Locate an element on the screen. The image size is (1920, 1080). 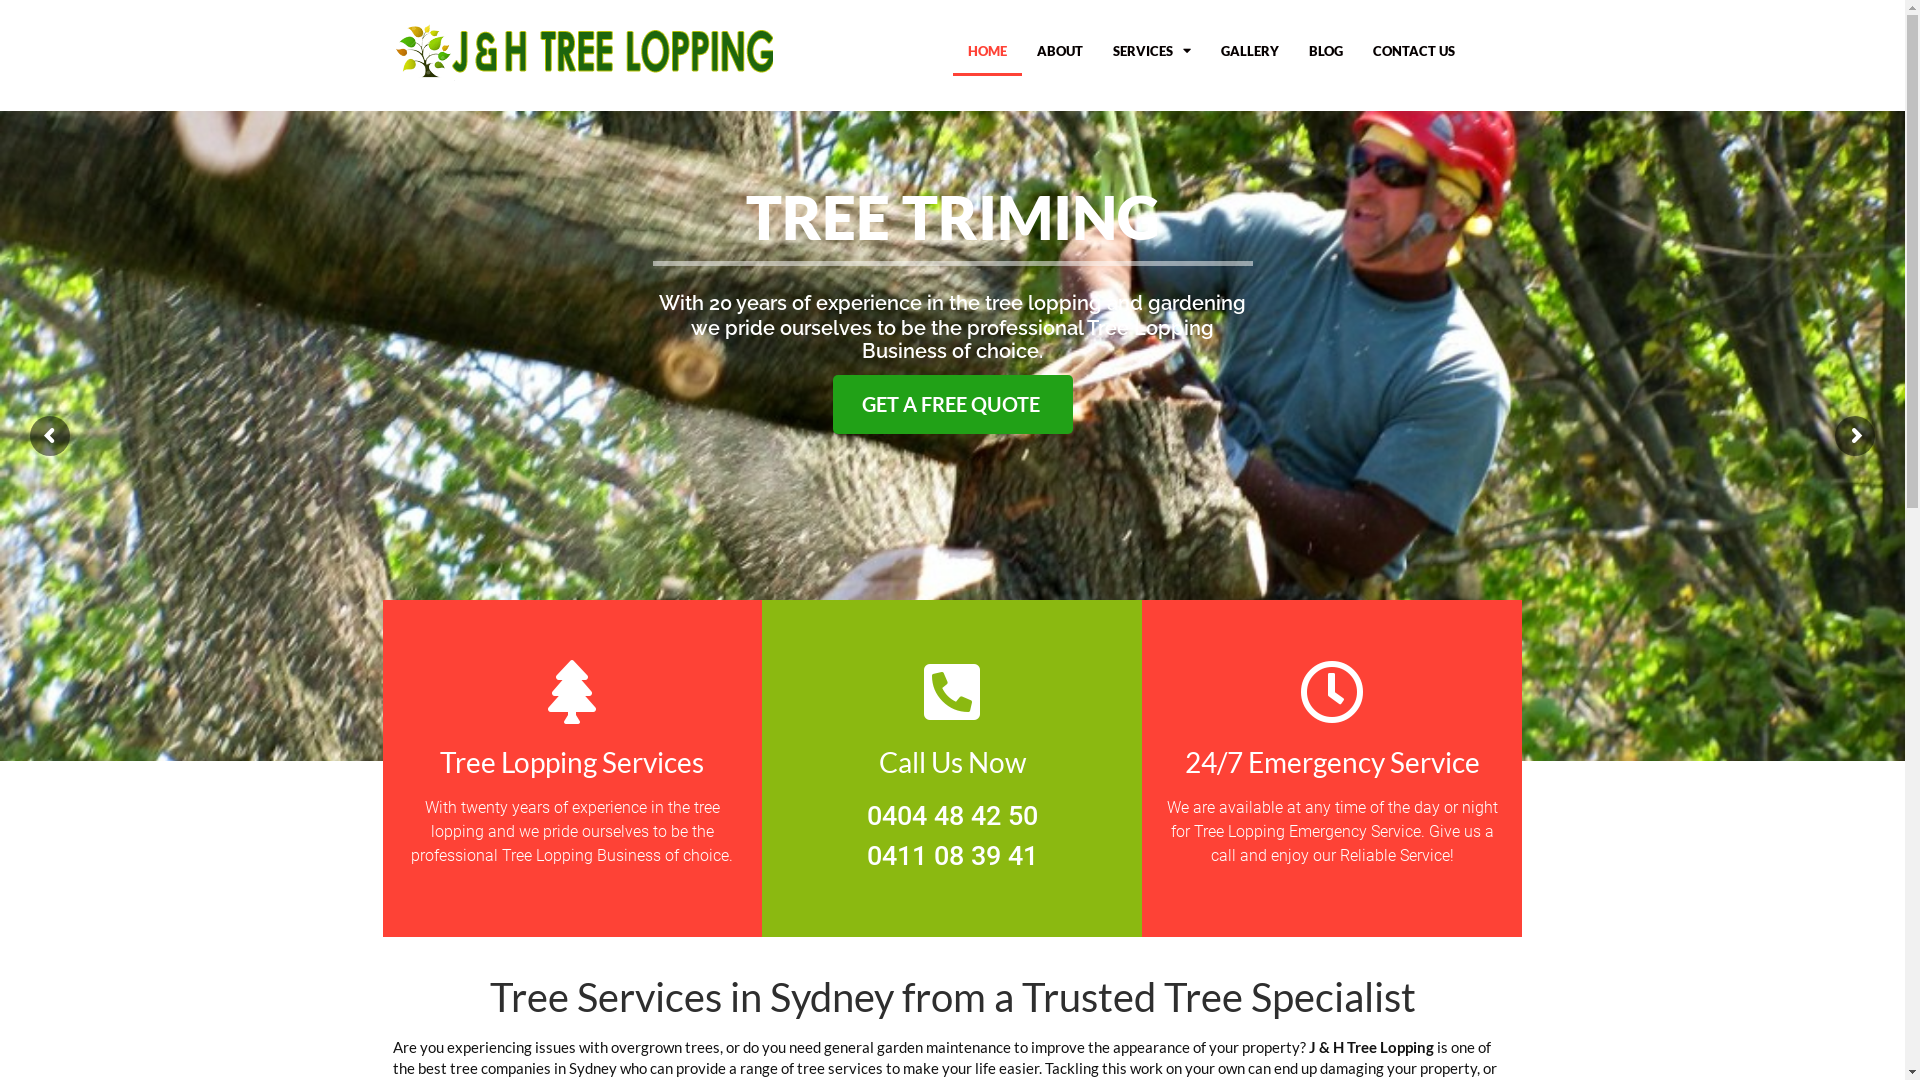
'ABOUT' is located at coordinates (1059, 49).